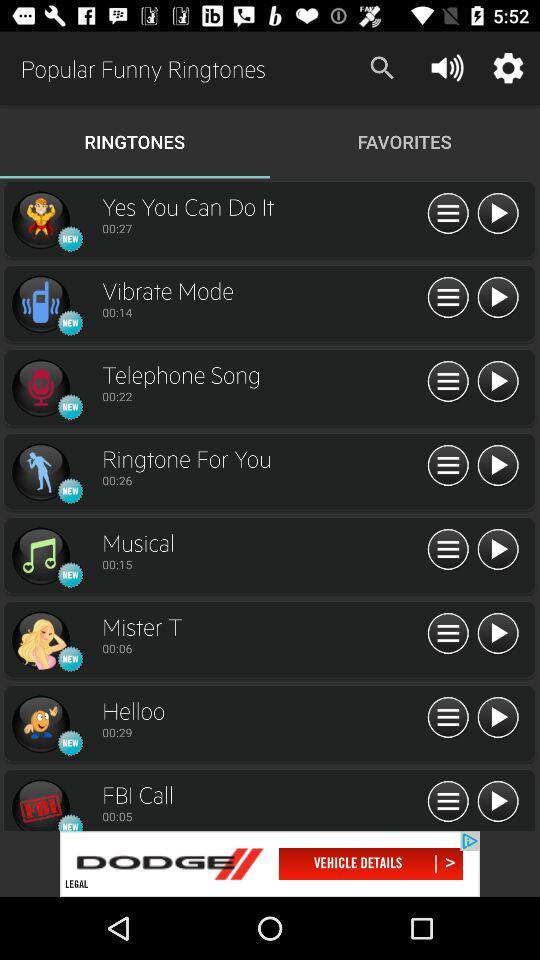  I want to click on song information, so click(448, 381).